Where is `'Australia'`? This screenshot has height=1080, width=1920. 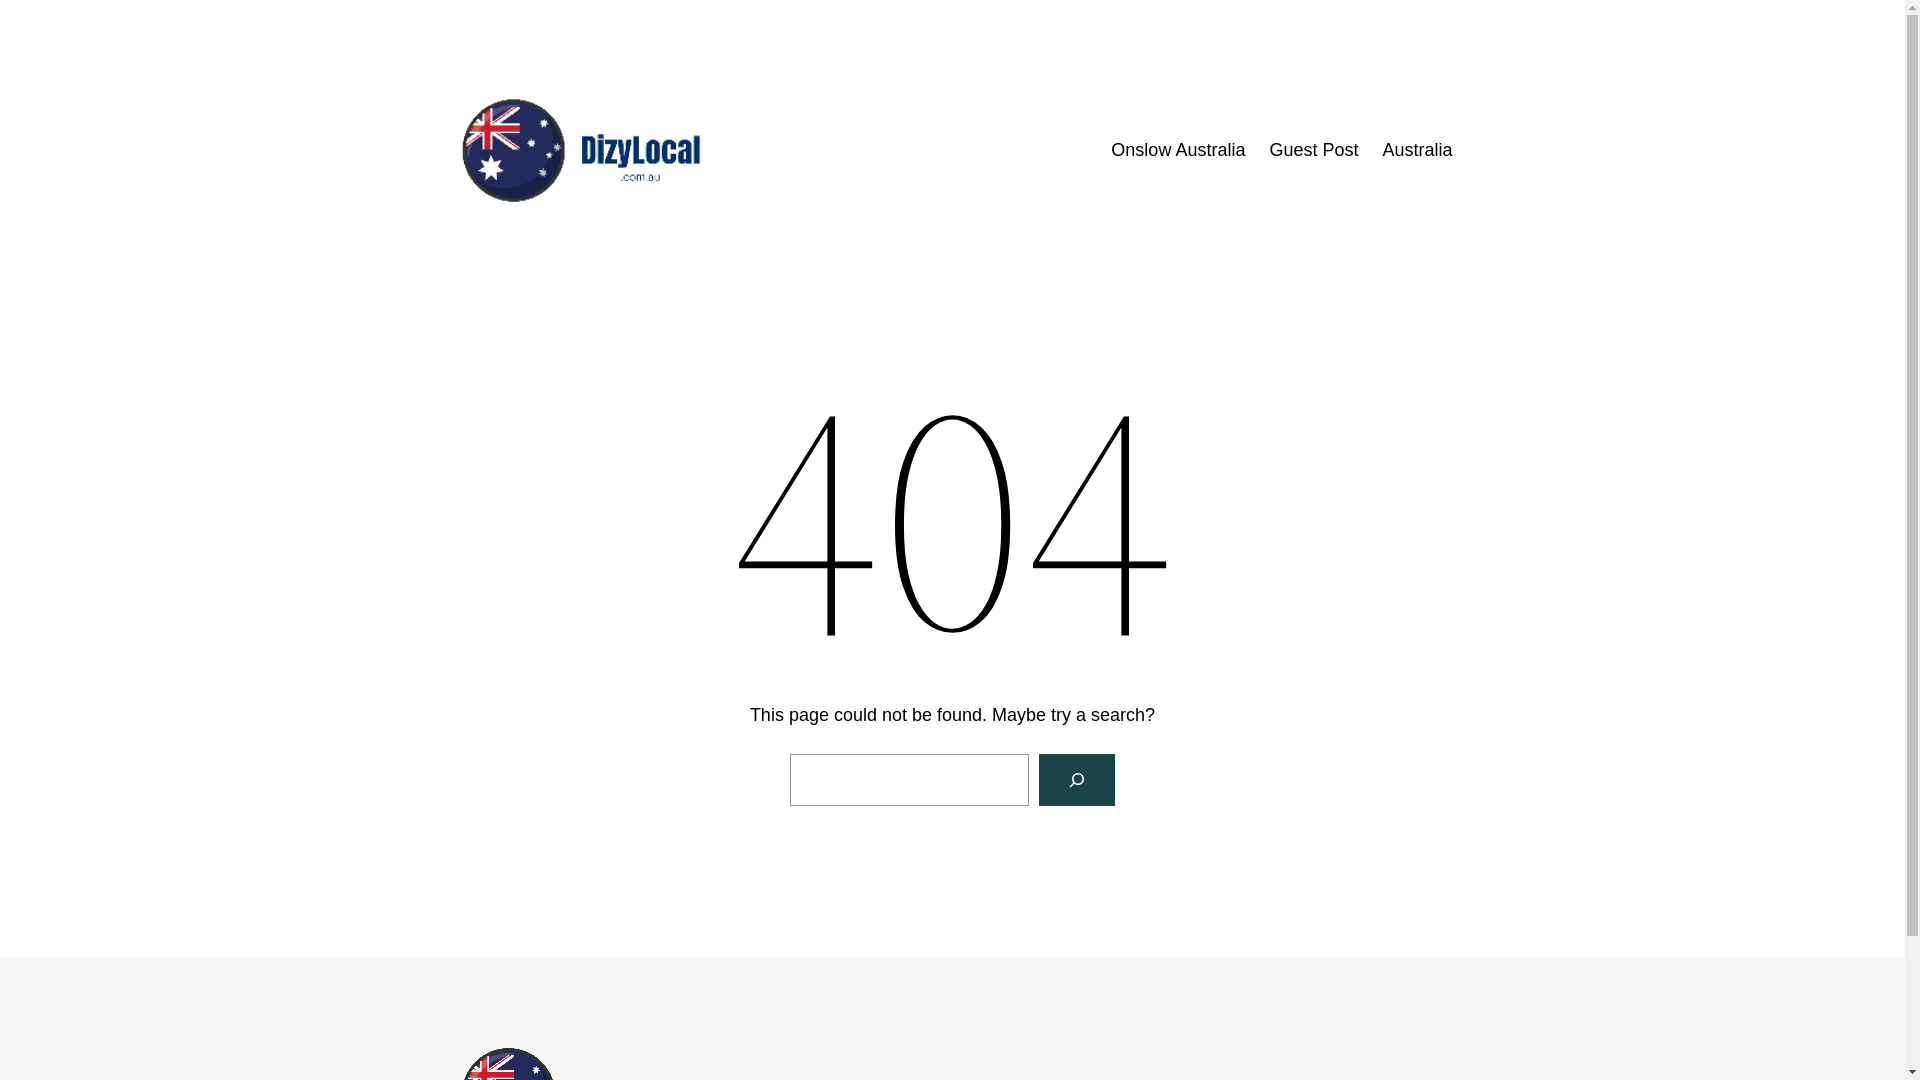 'Australia' is located at coordinates (1381, 149).